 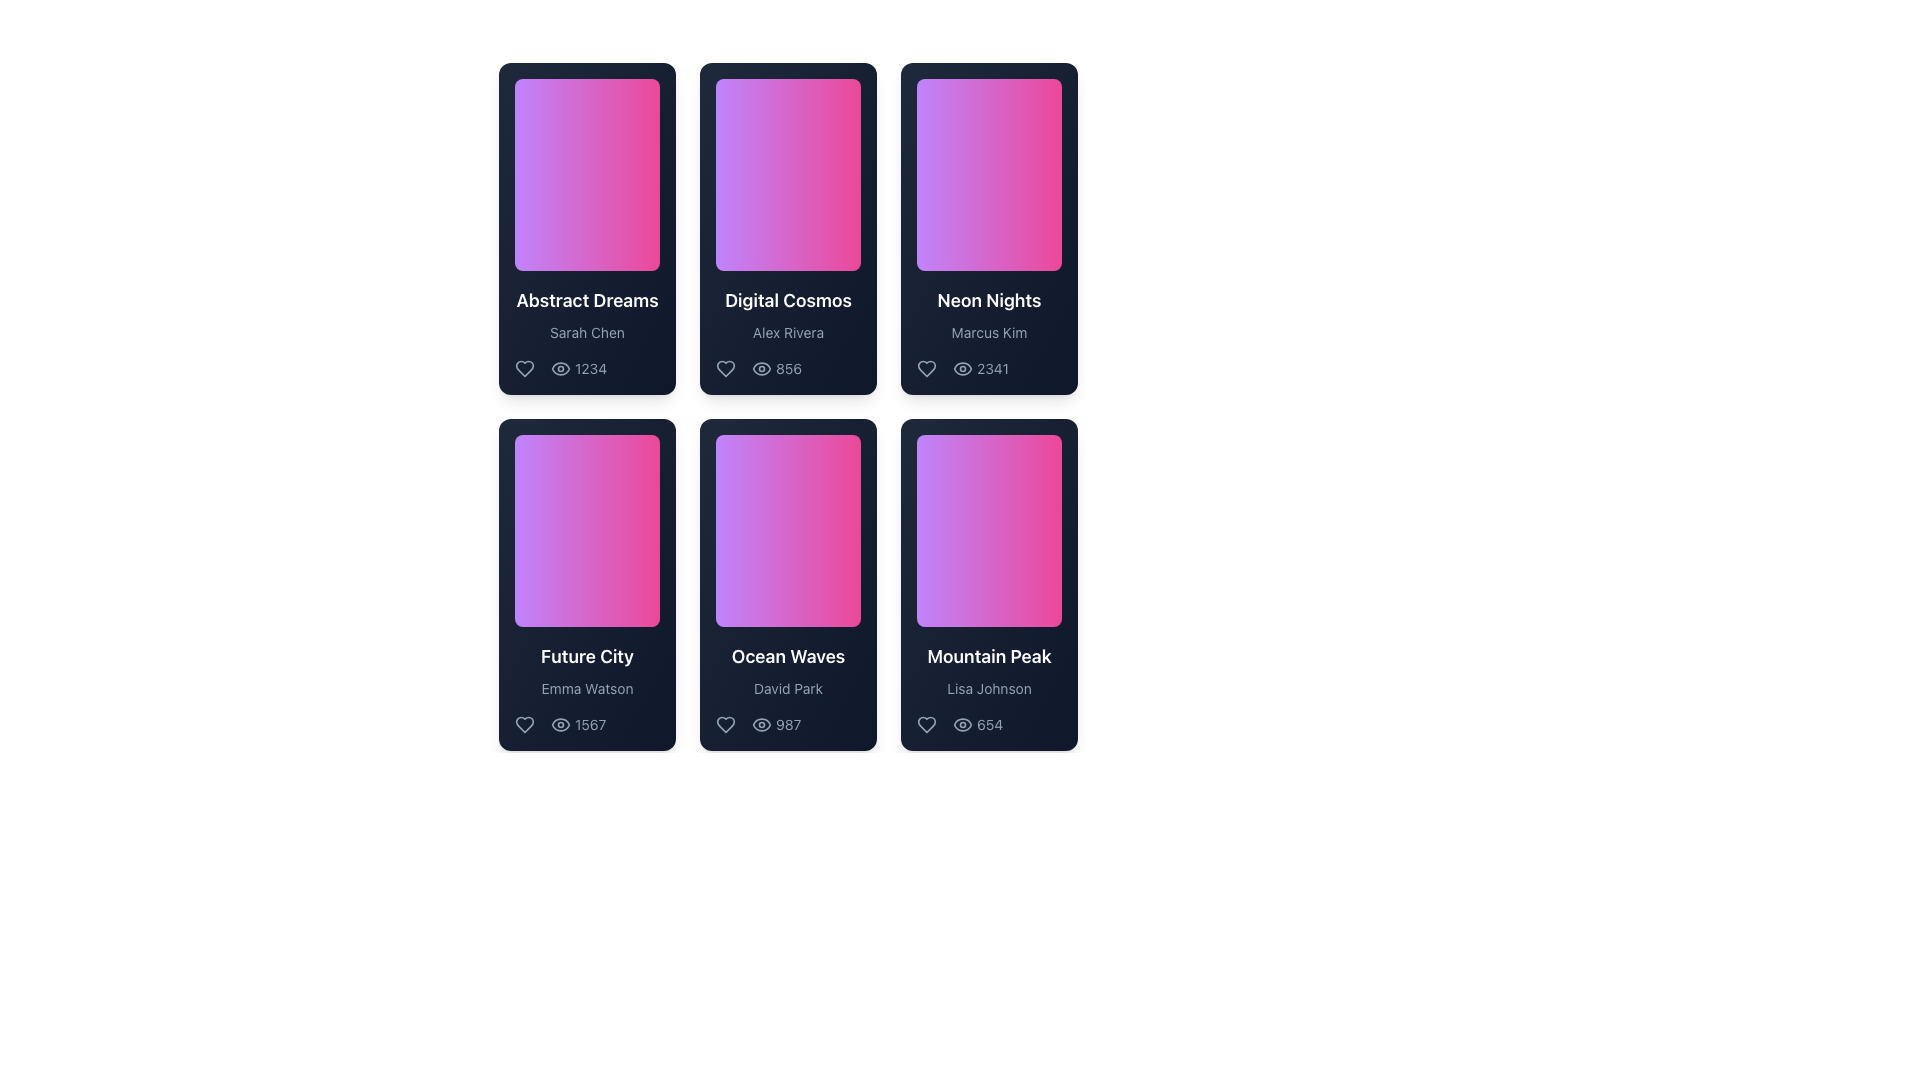 What do you see at coordinates (761, 725) in the screenshot?
I see `the small eye-shaped icon located in the second row and second column of the grid layout, which is part of the 'Ocean Waves' card and is positioned to the left of the '987' numerical text` at bounding box center [761, 725].